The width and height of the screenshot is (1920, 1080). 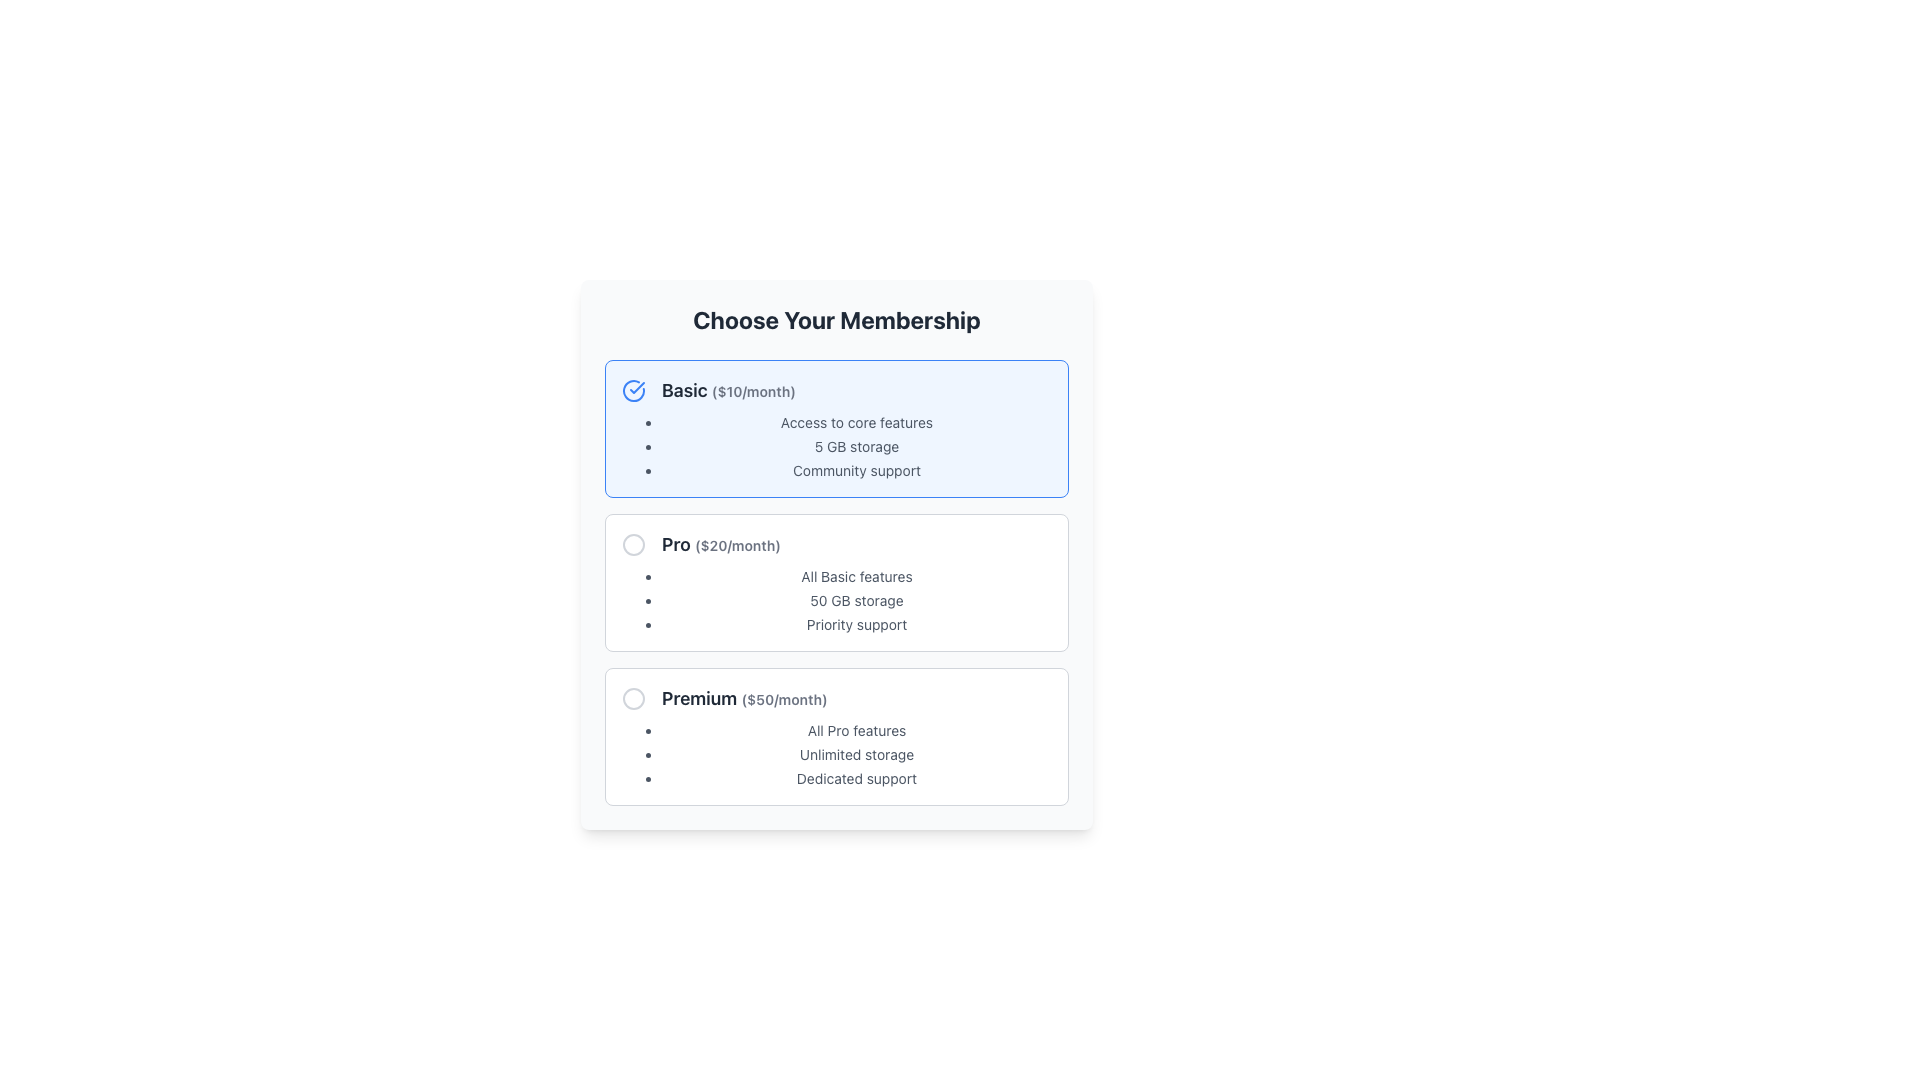 What do you see at coordinates (632, 544) in the screenshot?
I see `the circular icon that acts as a placeholder for the 'Pro ($20/month)' membership option, located to the left of the corresponding text in the second section of the membership list` at bounding box center [632, 544].